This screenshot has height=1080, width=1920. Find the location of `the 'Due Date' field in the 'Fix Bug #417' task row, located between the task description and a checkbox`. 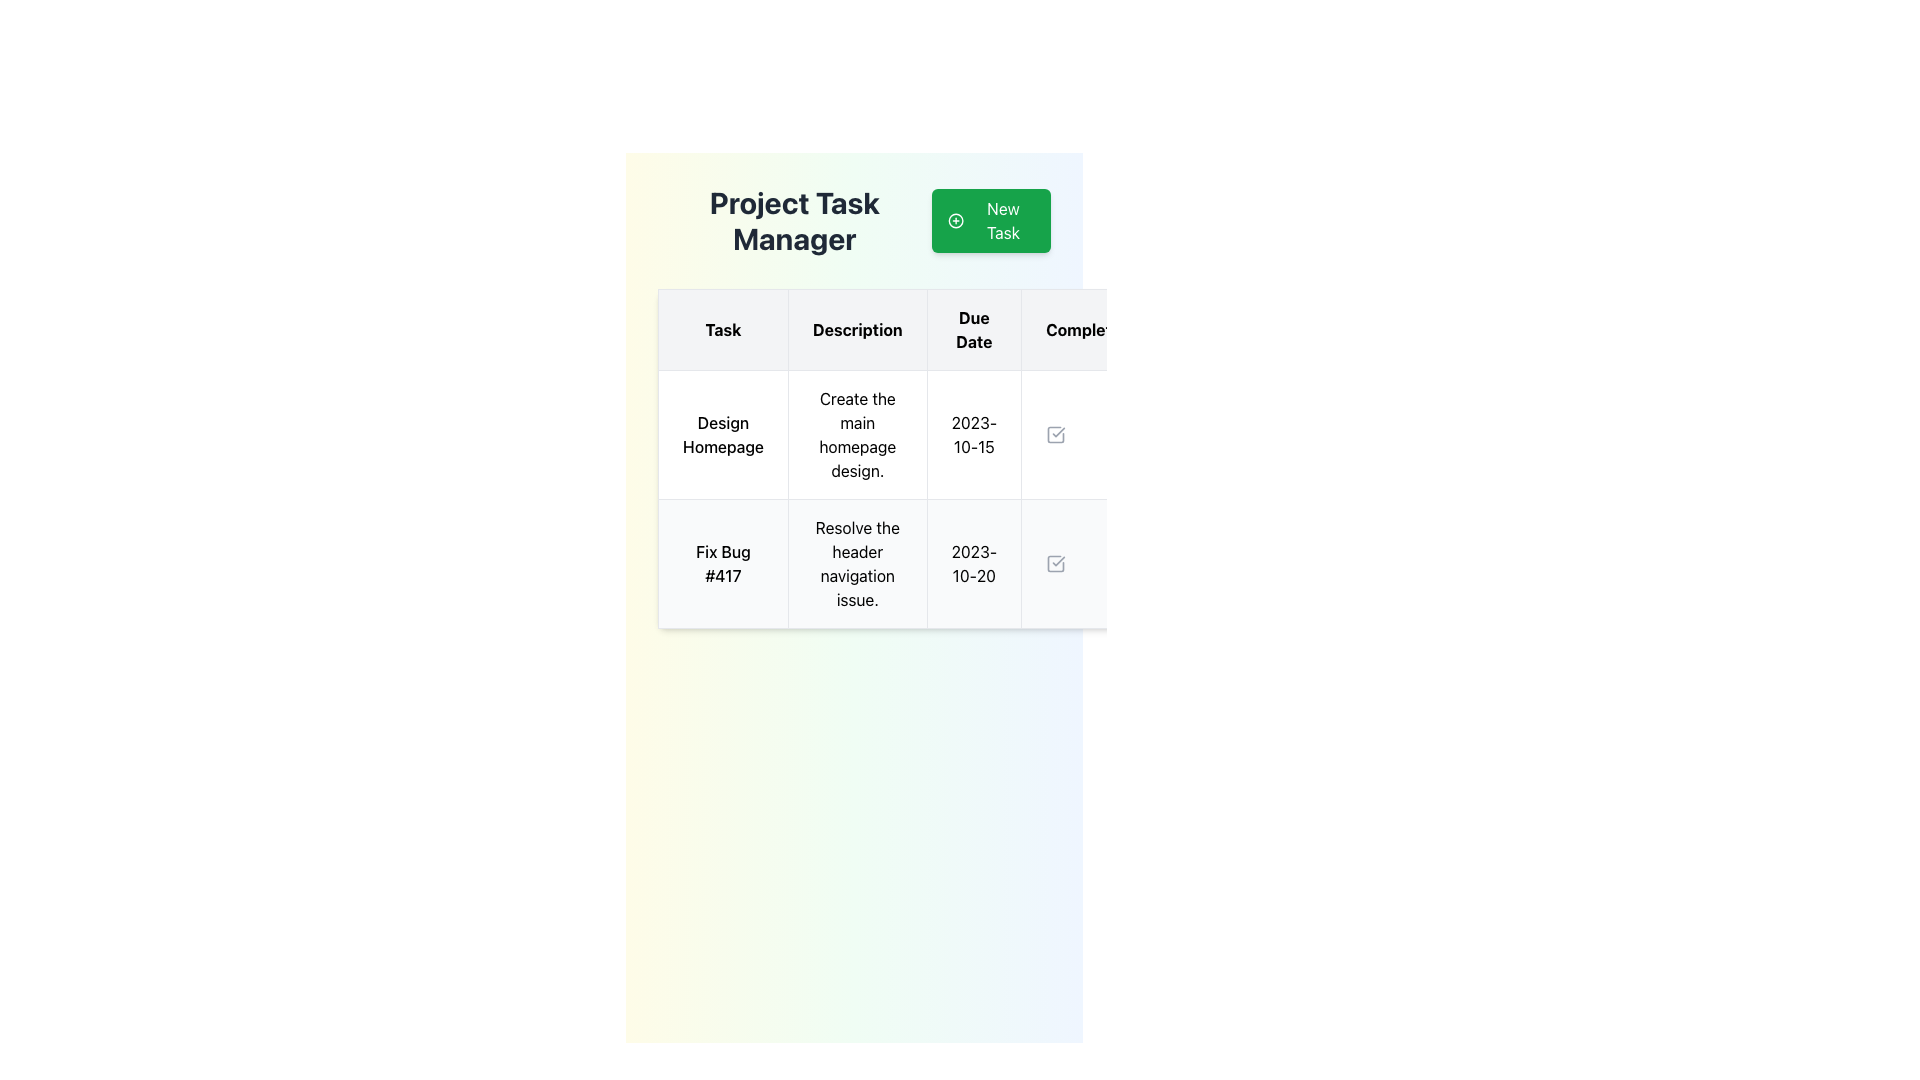

the 'Due Date' field in the 'Fix Bug #417' task row, located between the task description and a checkbox is located at coordinates (974, 563).